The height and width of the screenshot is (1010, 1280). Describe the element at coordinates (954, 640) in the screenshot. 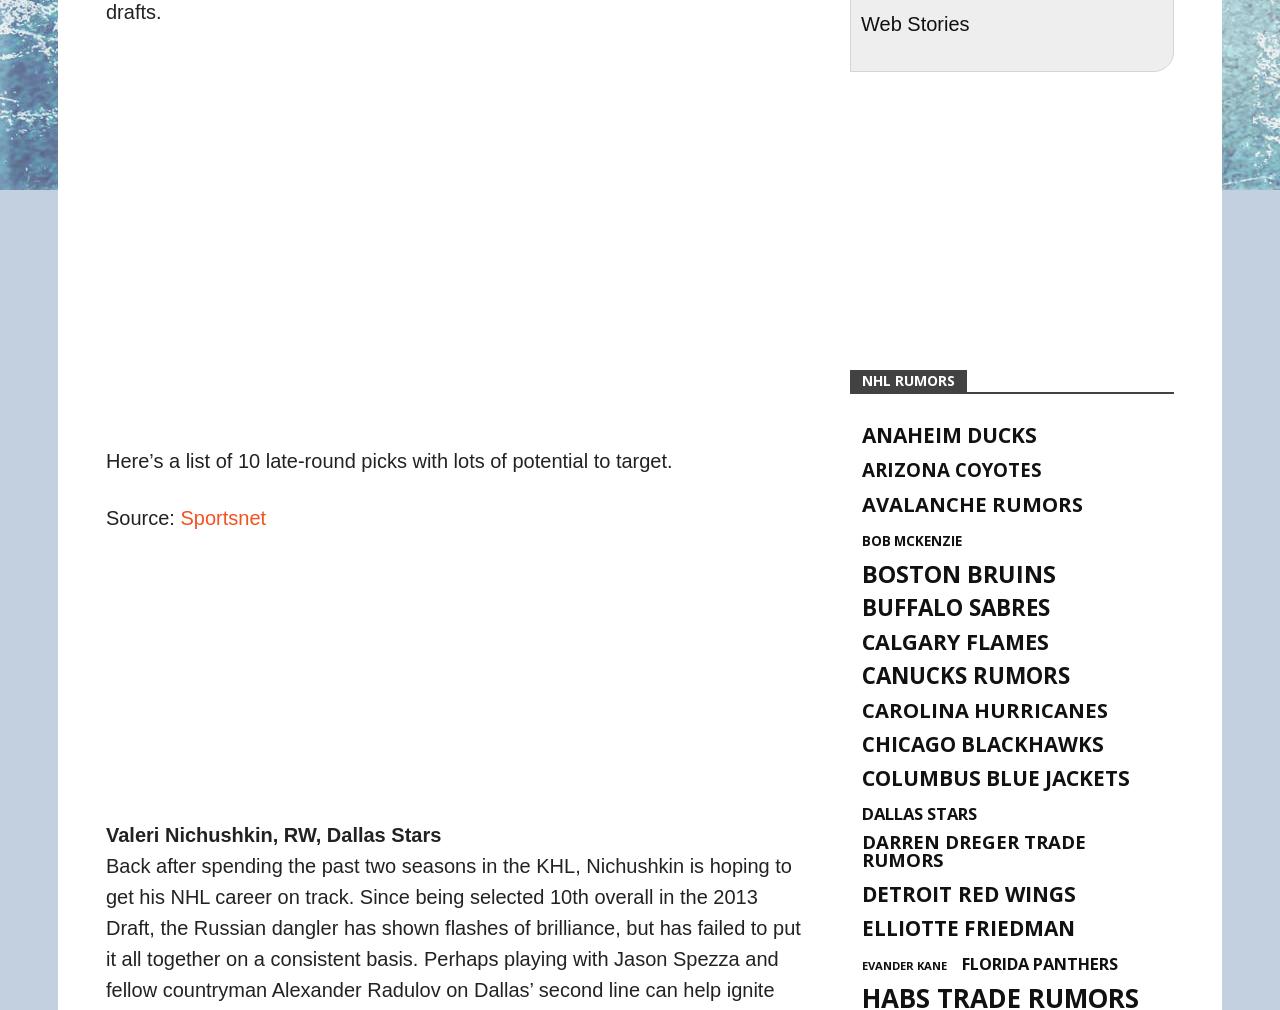

I see `'Calgary Flames'` at that location.